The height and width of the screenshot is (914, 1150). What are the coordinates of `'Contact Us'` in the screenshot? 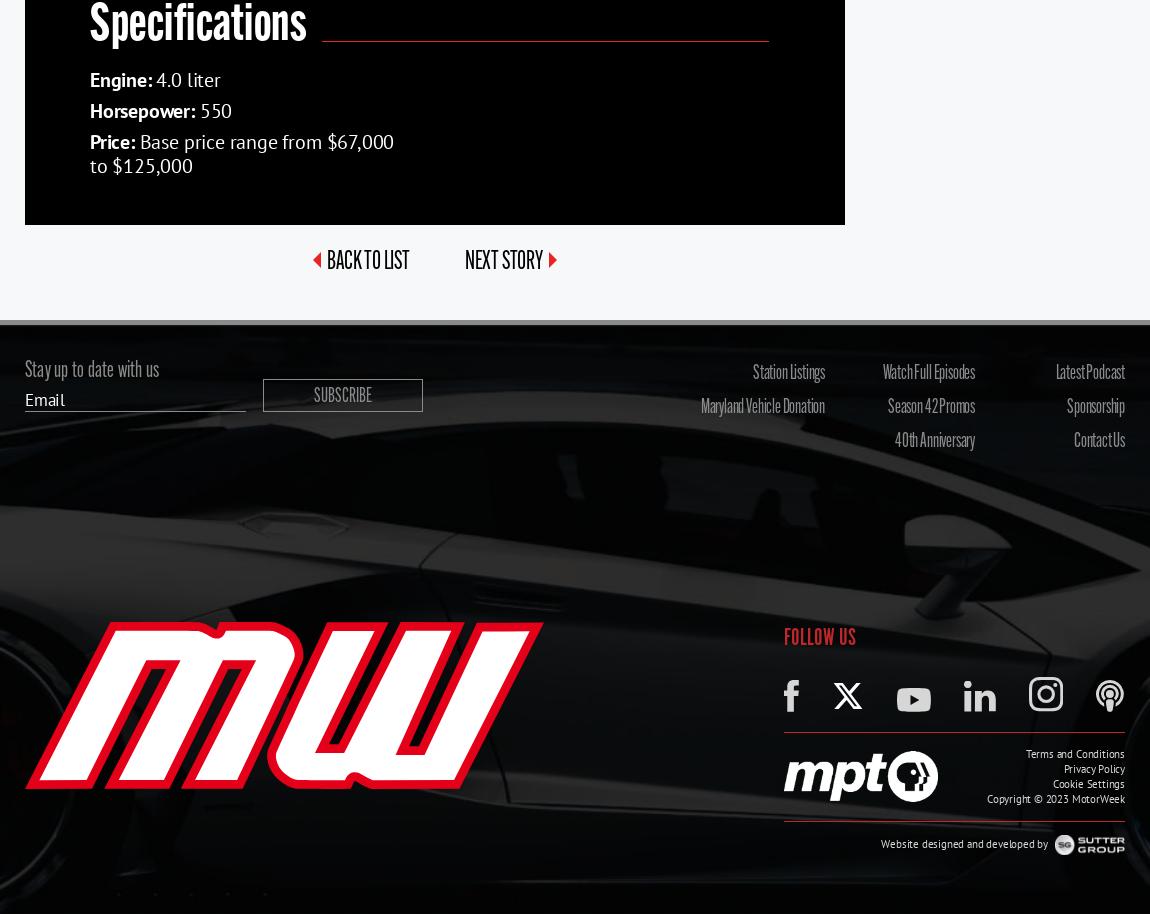 It's located at (1099, 440).